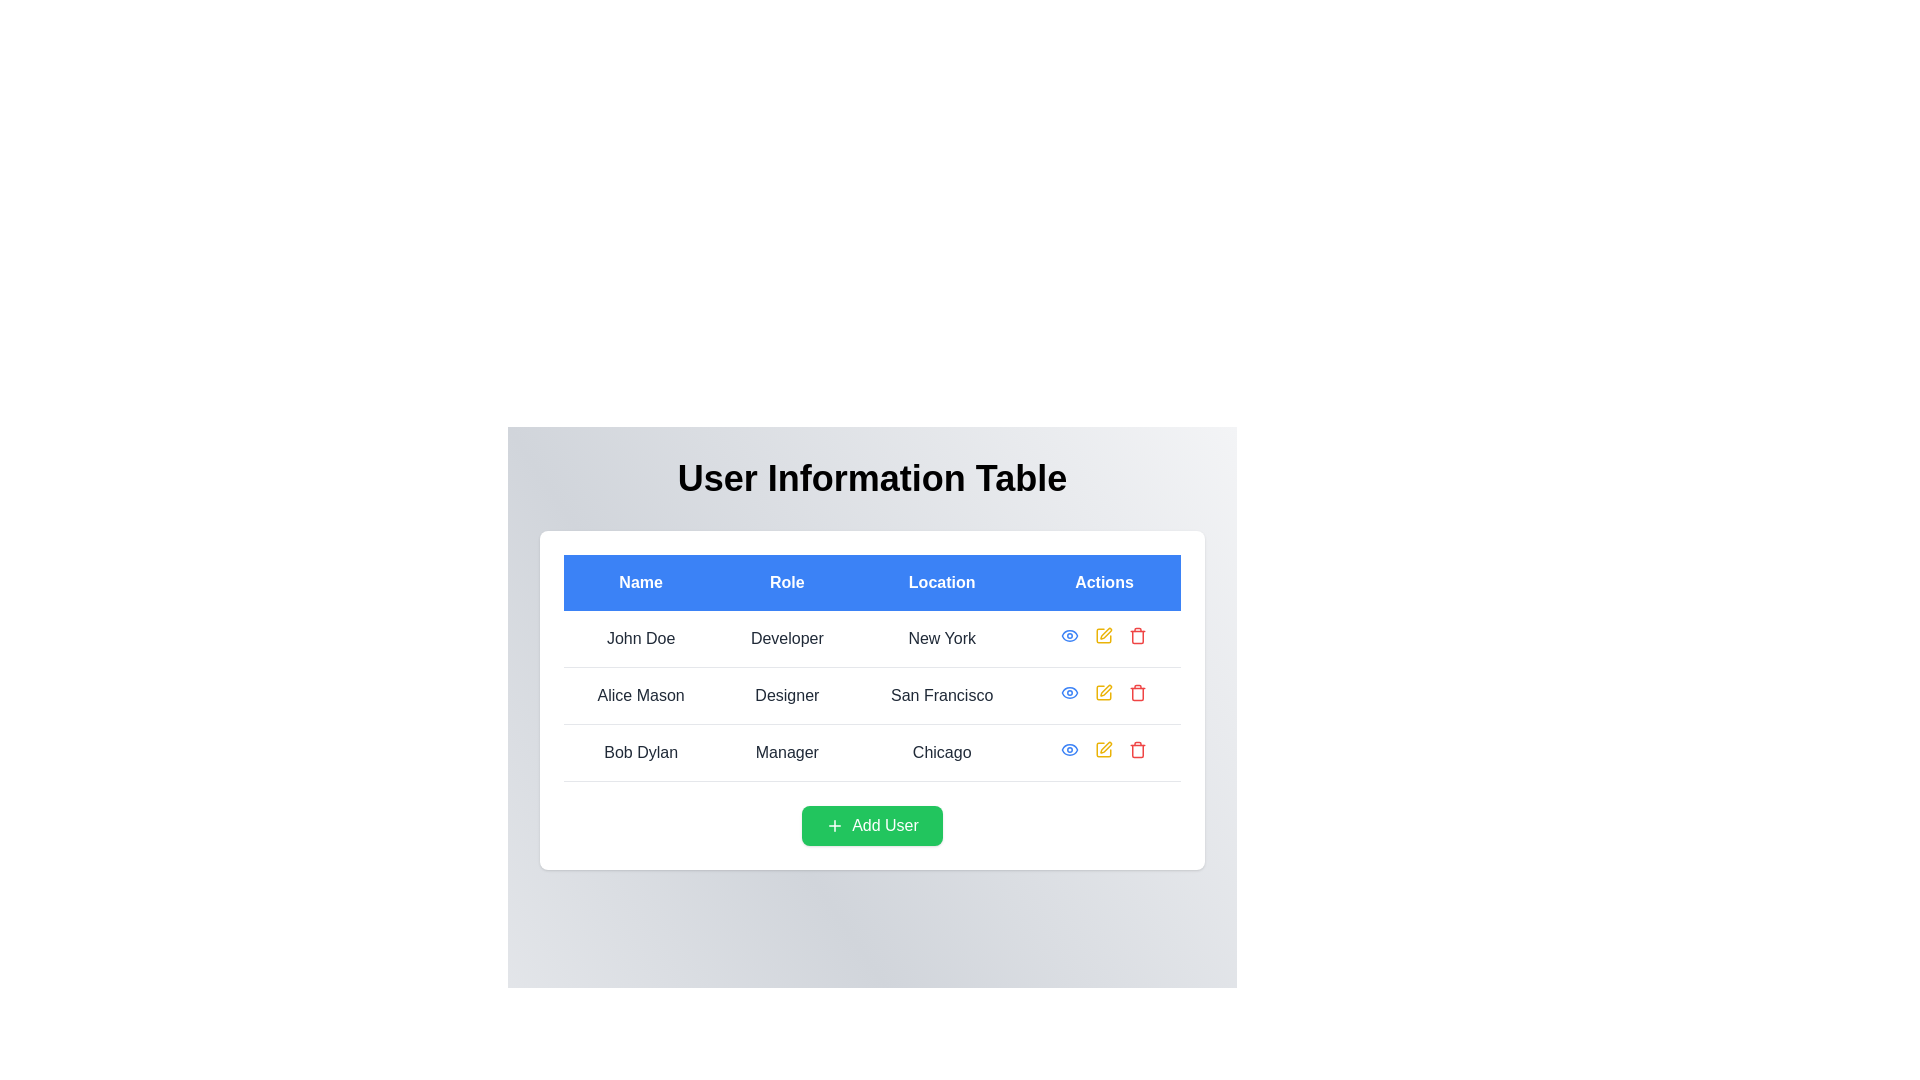  Describe the element at coordinates (786, 582) in the screenshot. I see `the blue button-like table header cell labeled 'Role', which is positioned second from the left among its siblings ('Name', 'Role', 'Location', 'Actions')` at that location.